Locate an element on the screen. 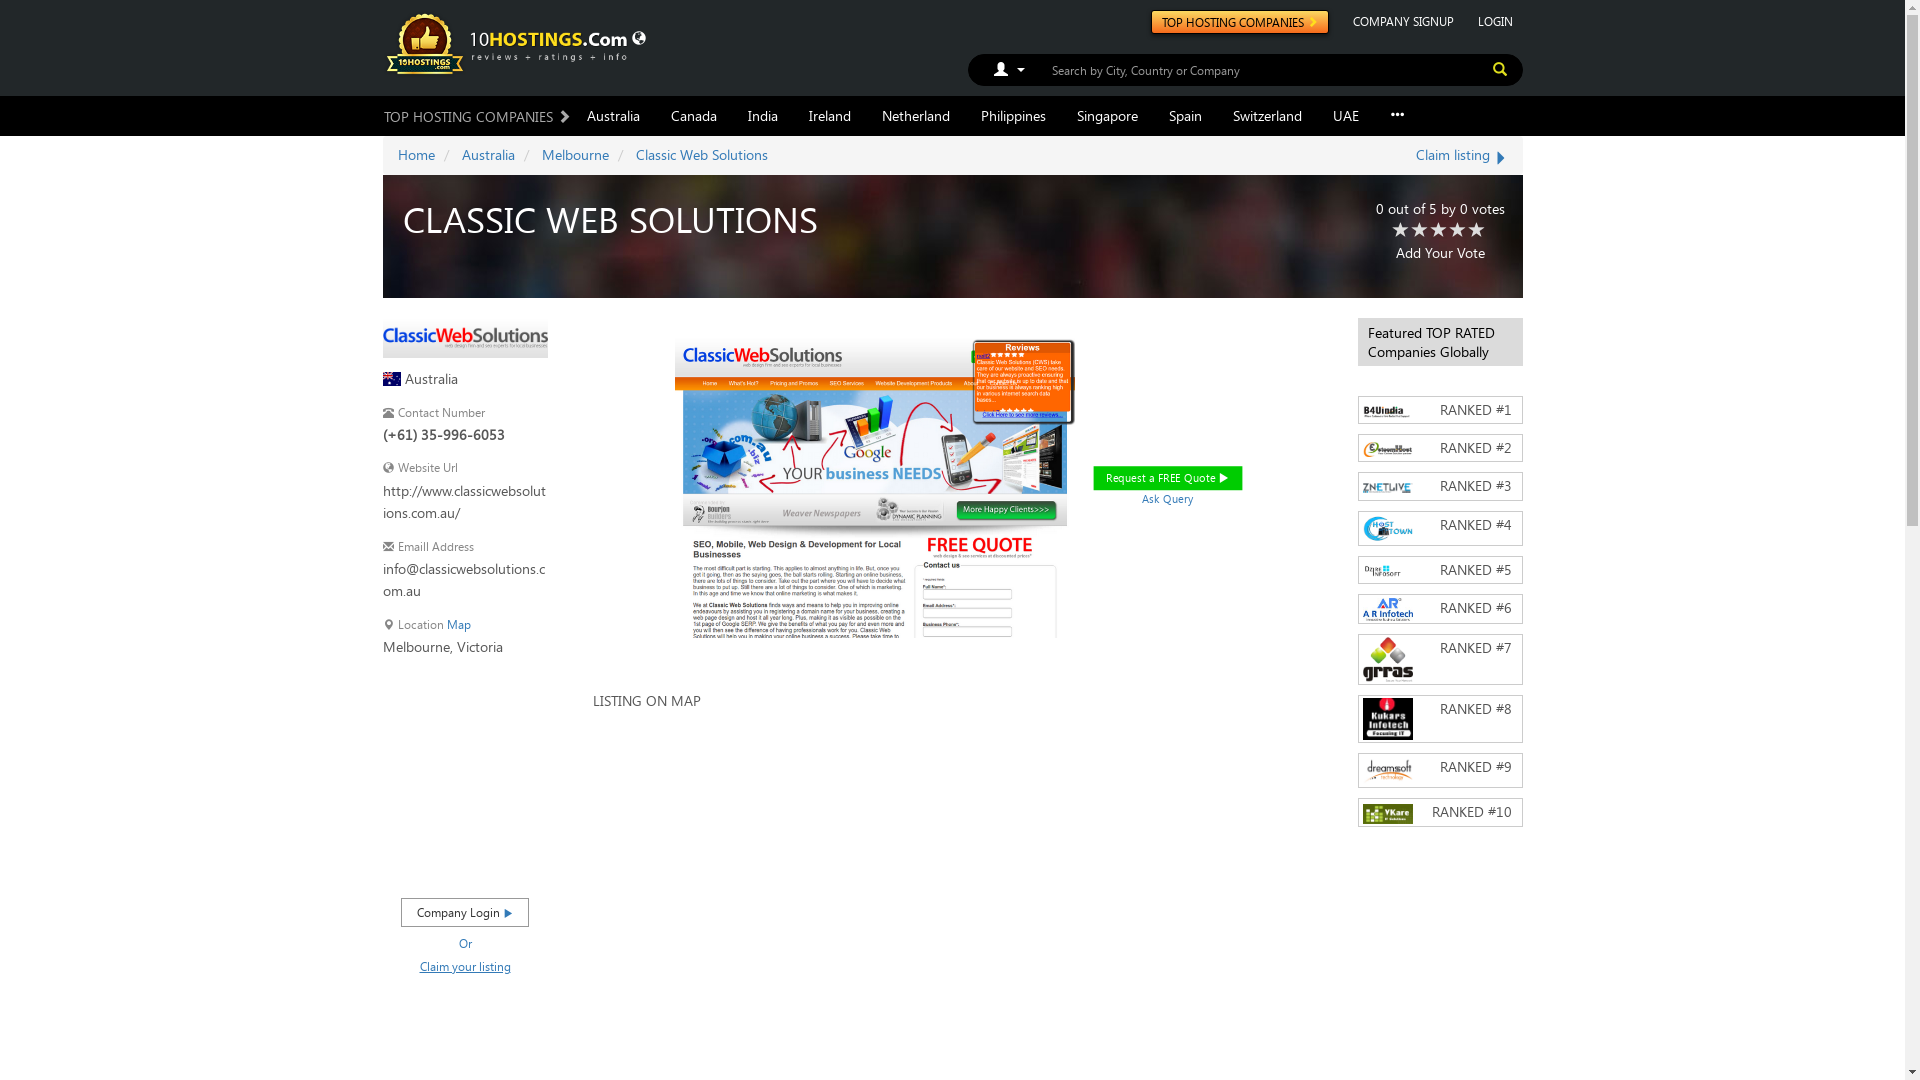 Image resolution: width=1920 pixels, height=1080 pixels. 'RANKED #9' is located at coordinates (1440, 769).